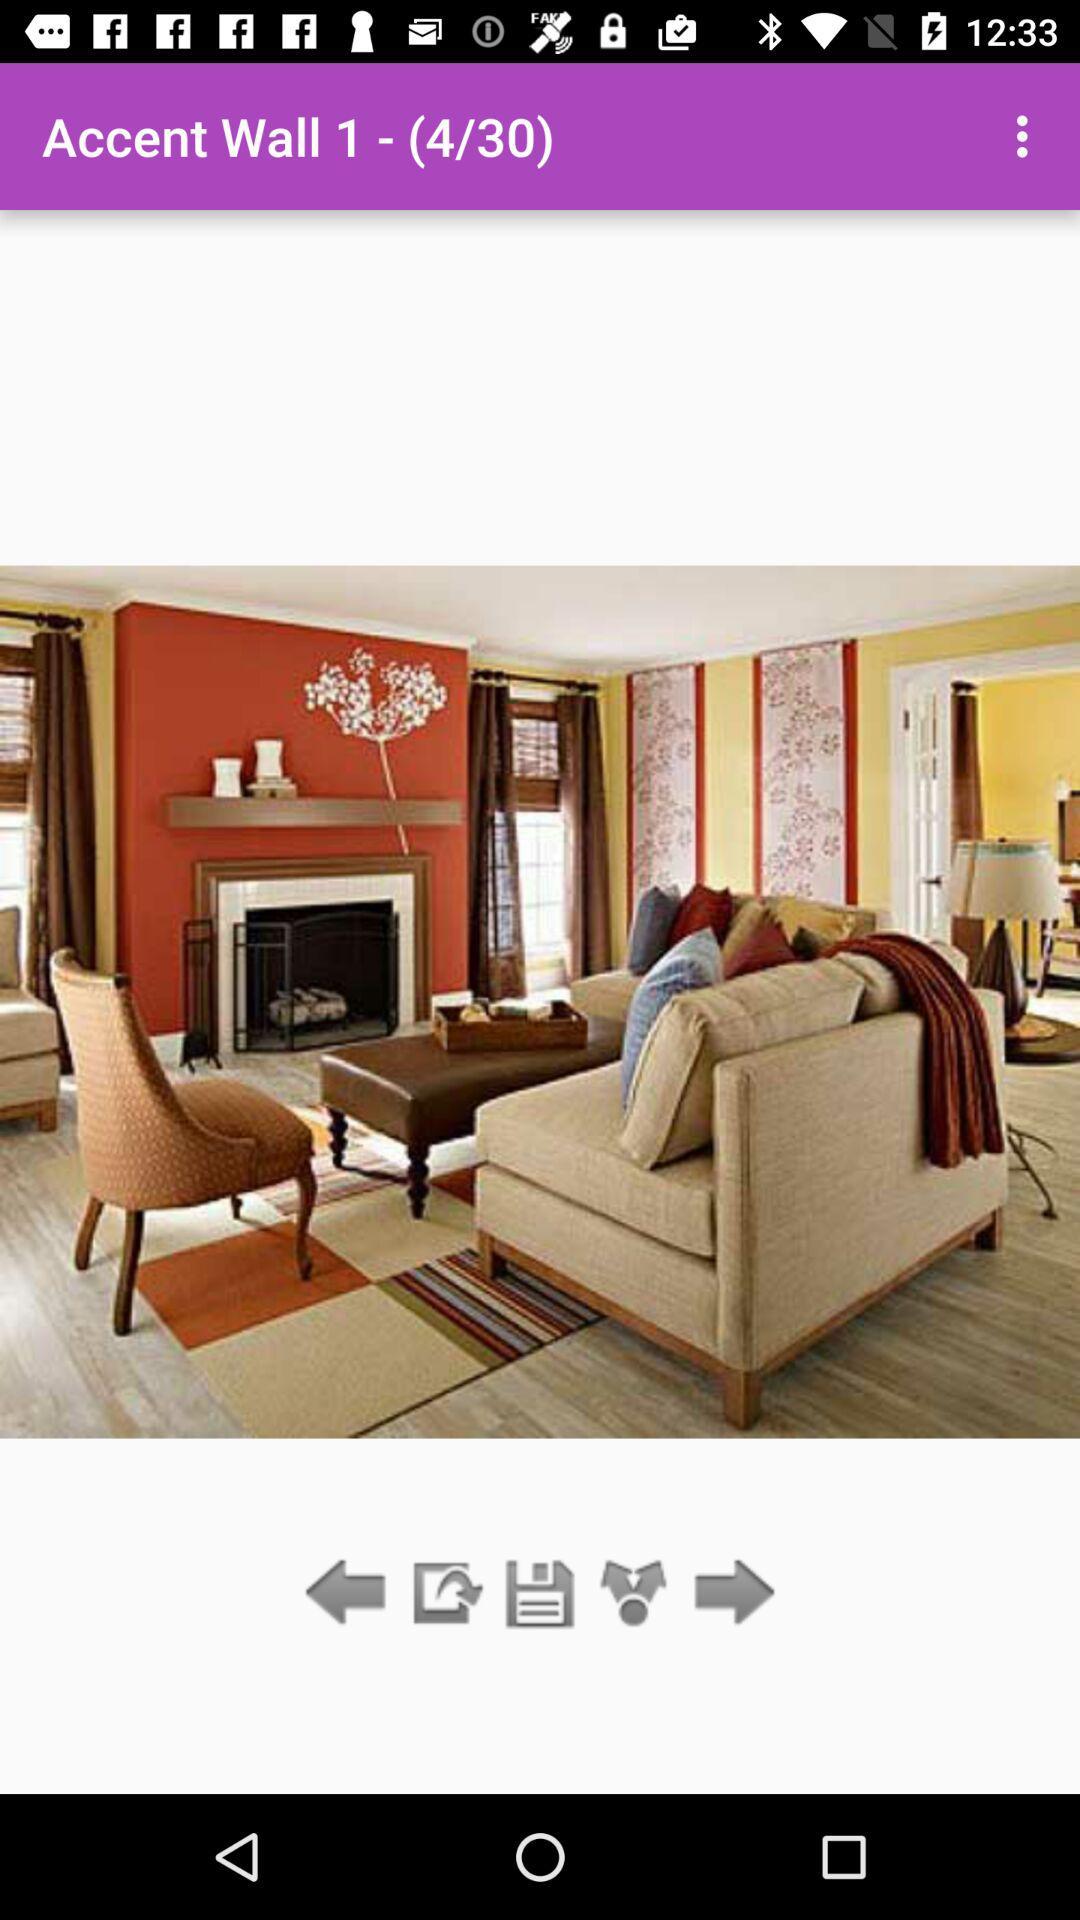 The image size is (1080, 1920). What do you see at coordinates (540, 1593) in the screenshot?
I see `to disk` at bounding box center [540, 1593].